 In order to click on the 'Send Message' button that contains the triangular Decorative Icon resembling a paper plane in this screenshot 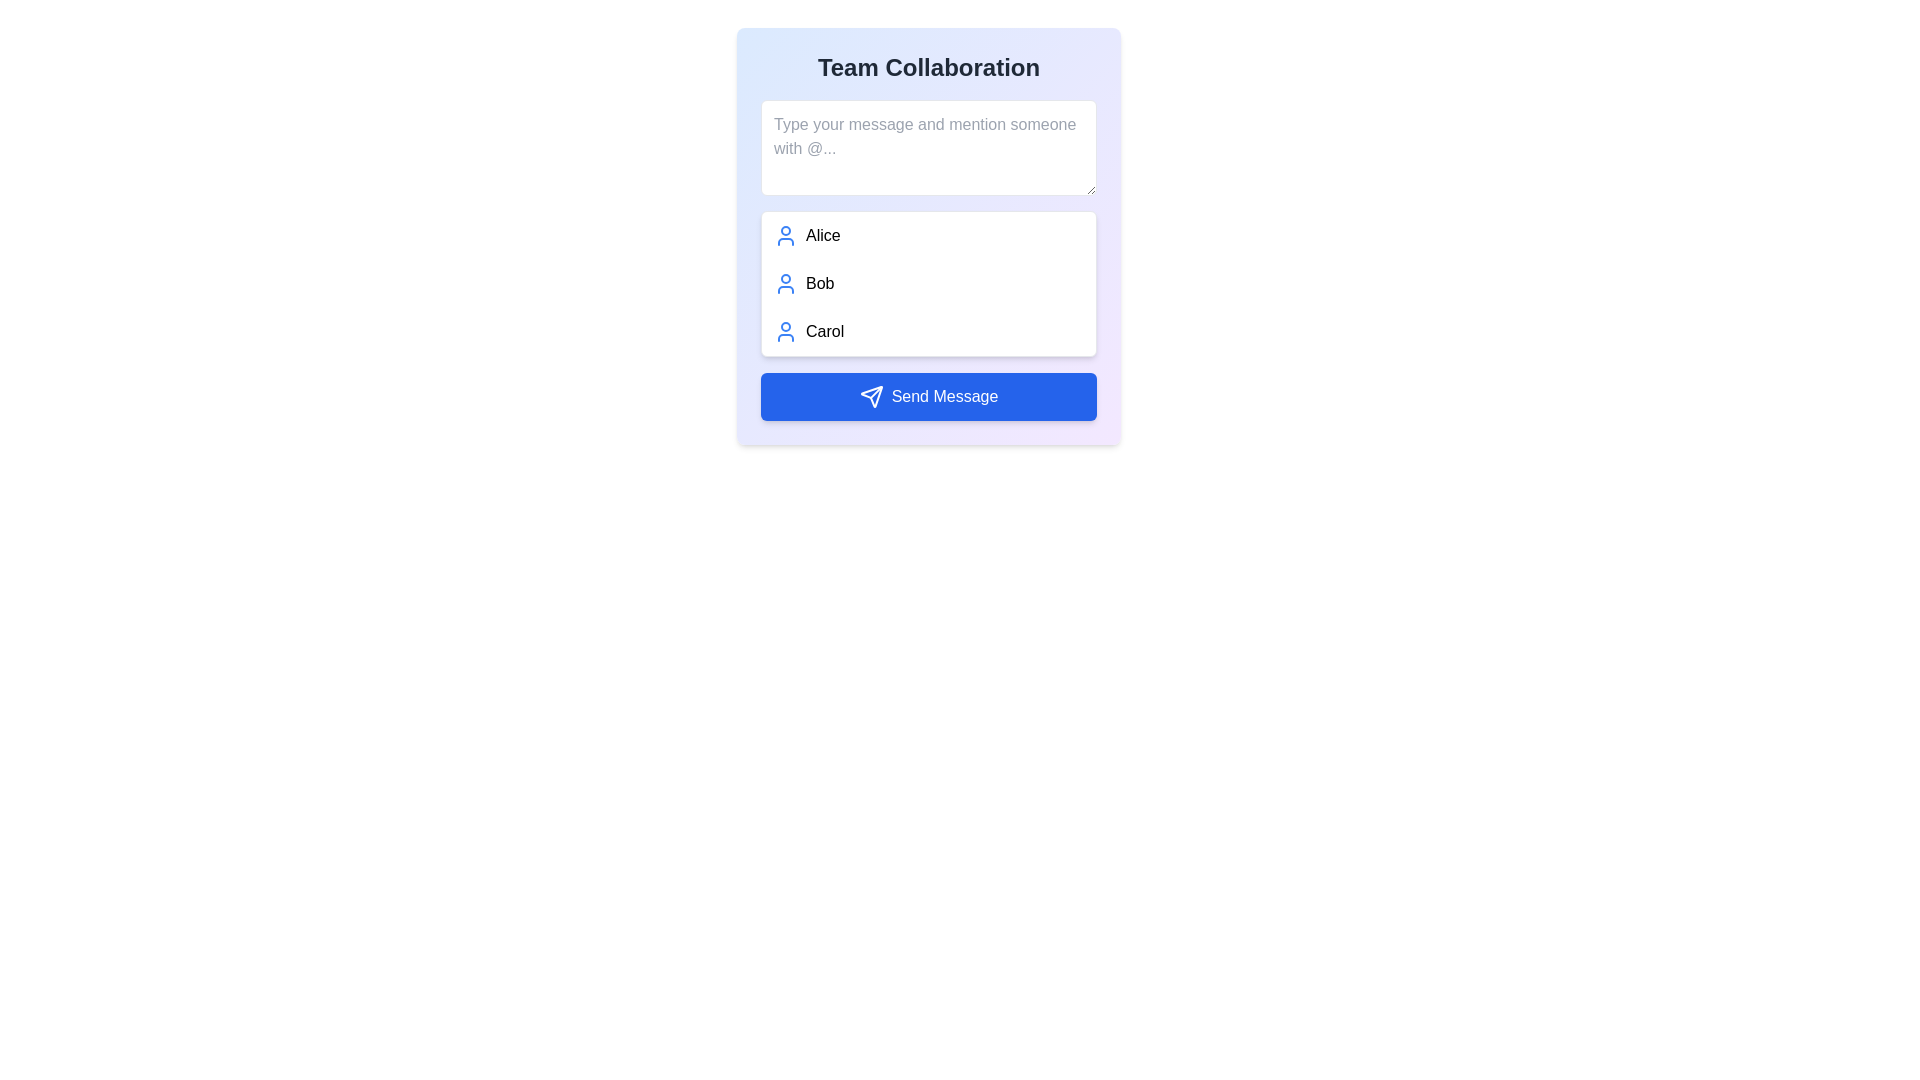, I will do `click(871, 397)`.